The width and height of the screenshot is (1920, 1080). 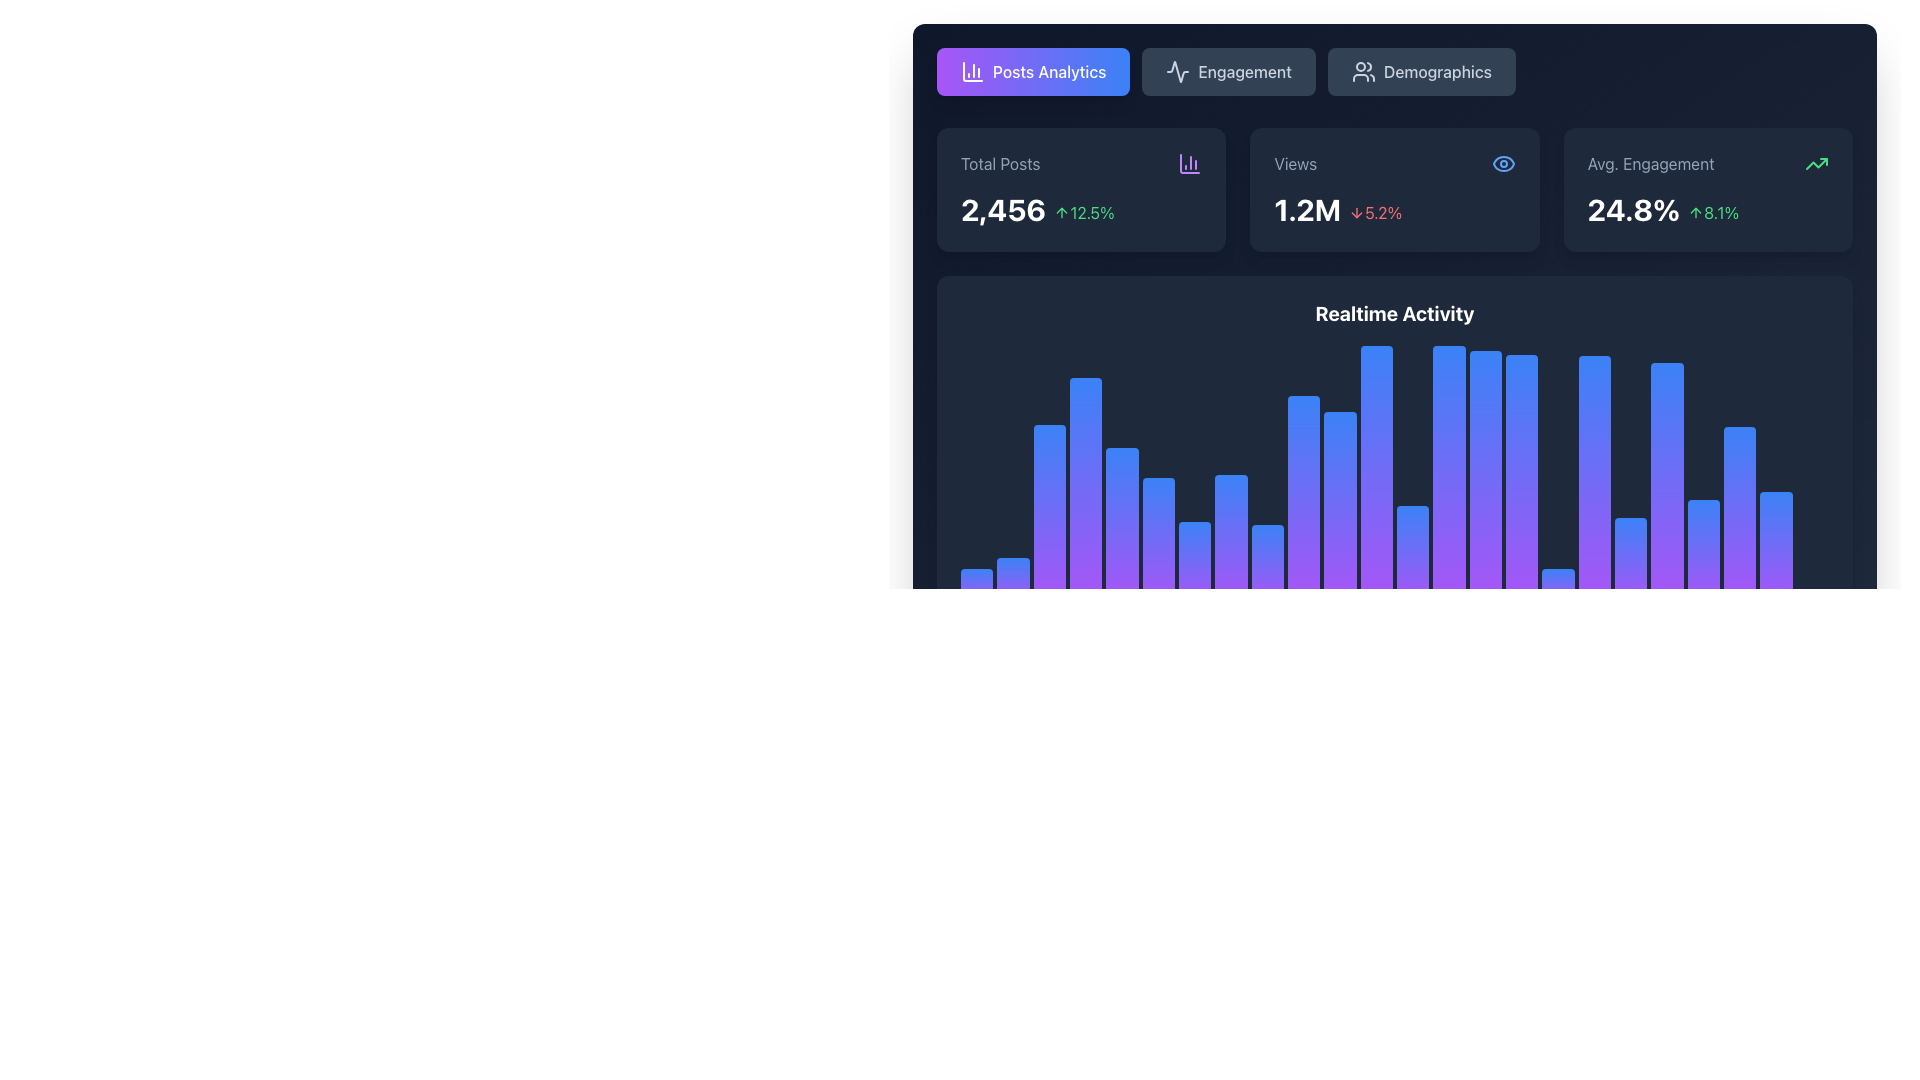 What do you see at coordinates (1013, 594) in the screenshot?
I see `the second bar from the left in the bar chart, which is a thin rectangular bar with a gradient from purple to blue and rounded top corners` at bounding box center [1013, 594].